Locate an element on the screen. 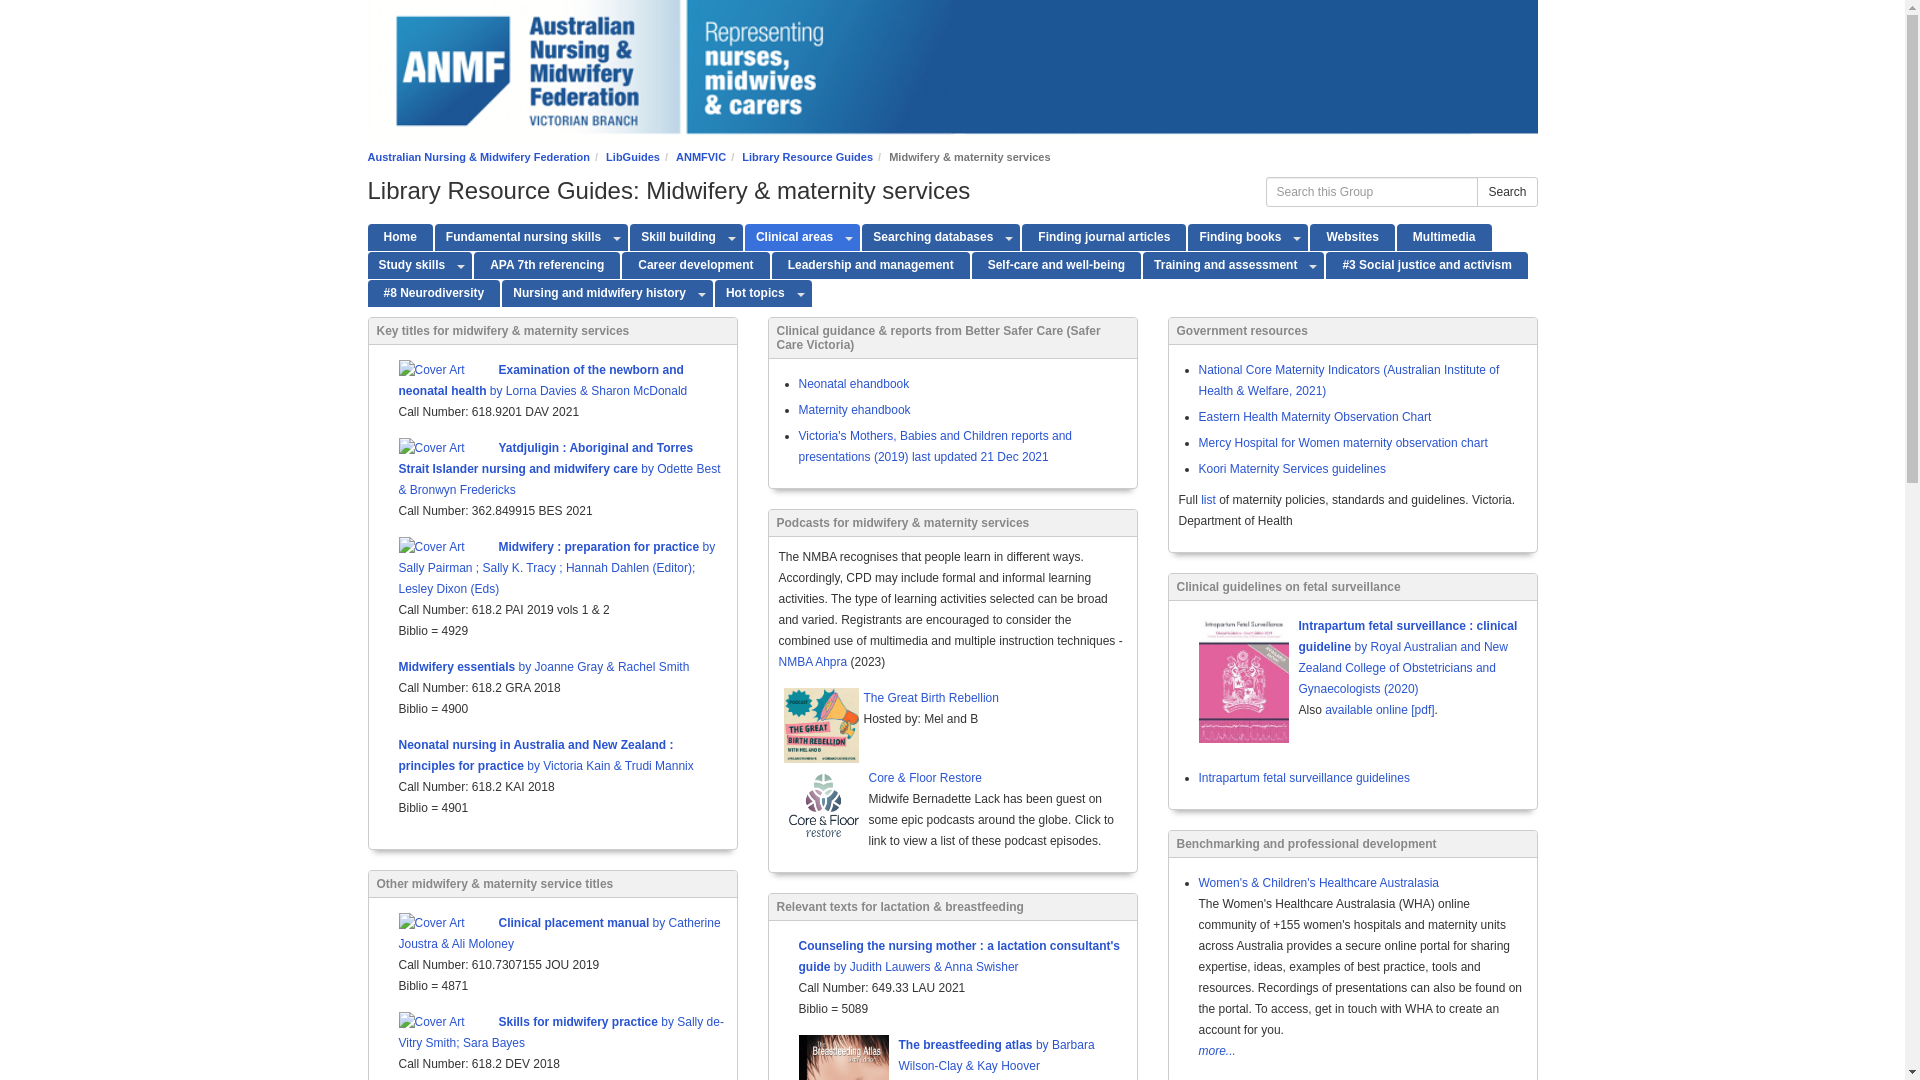  'Career development' is located at coordinates (695, 264).